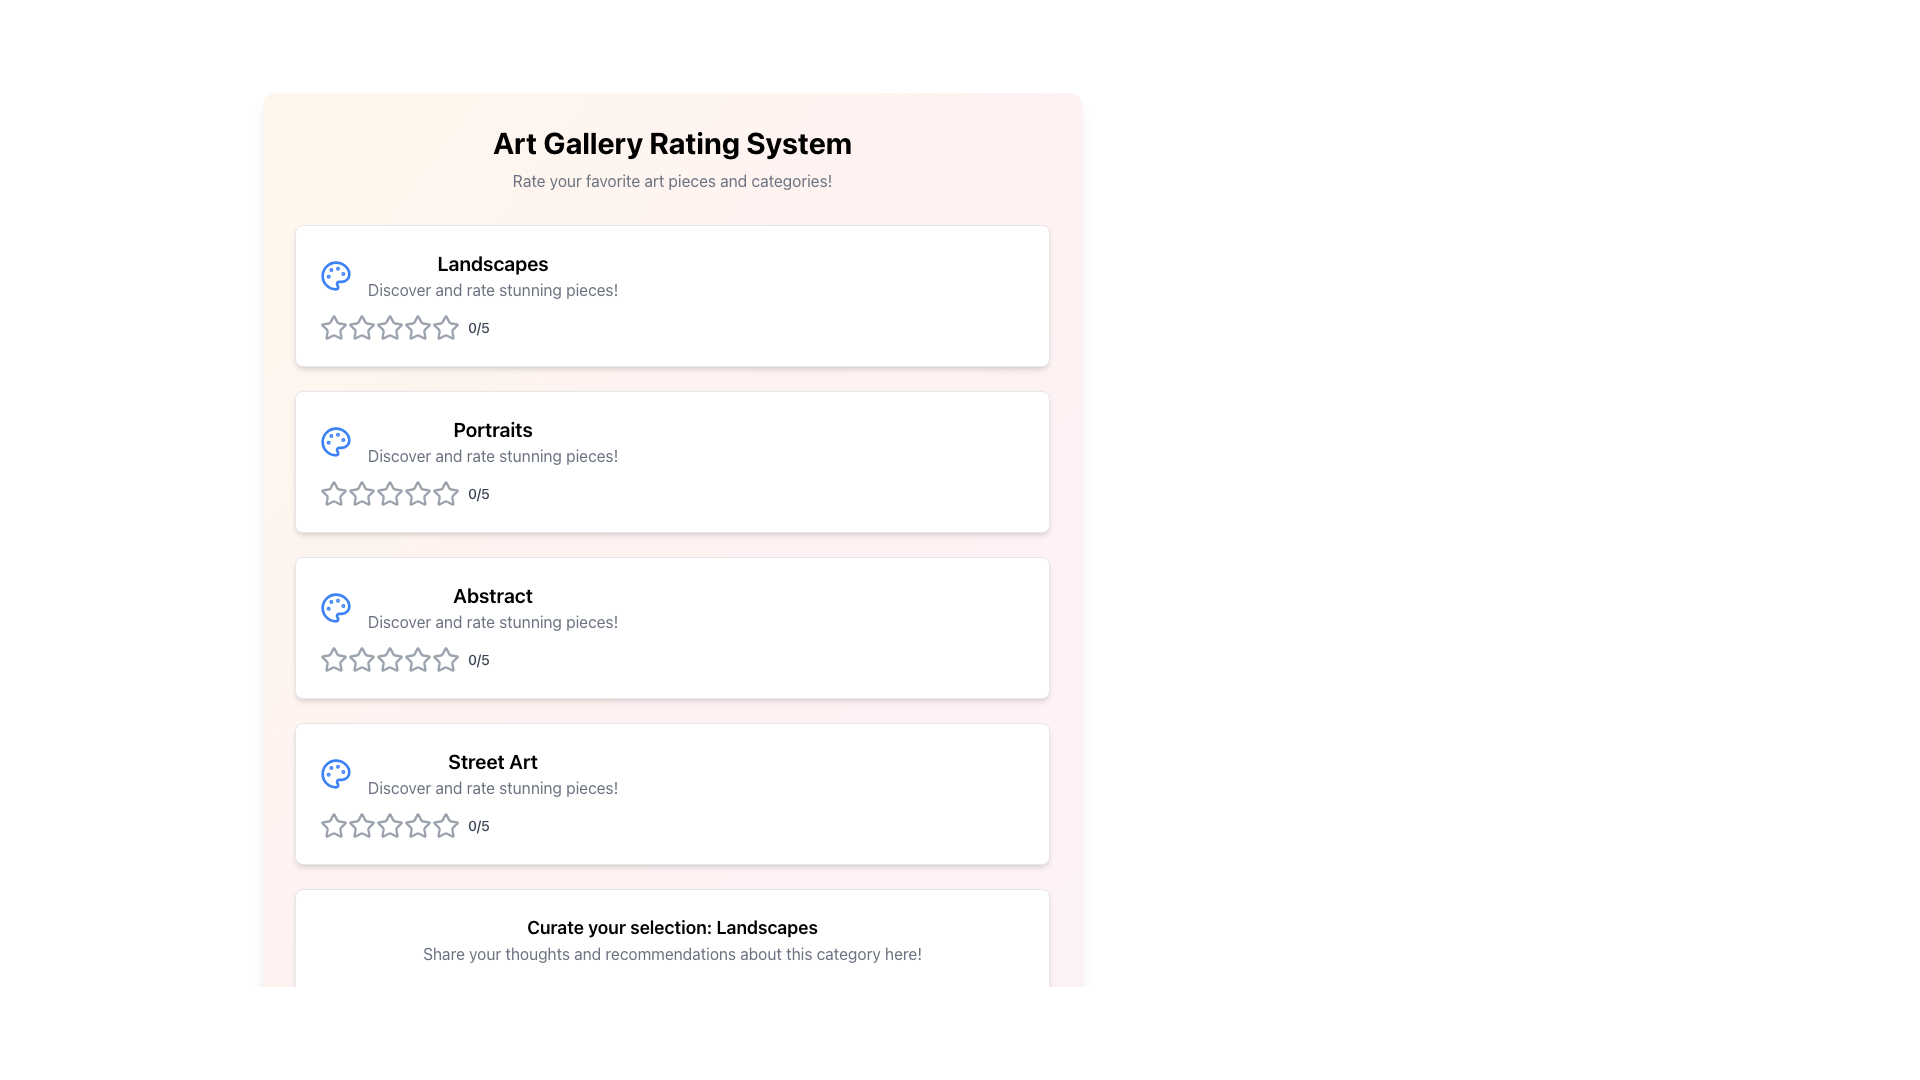  Describe the element at coordinates (336, 773) in the screenshot. I see `the blue artist's palette icon located next to the 'Street Art' text in the flexbox layout` at that location.